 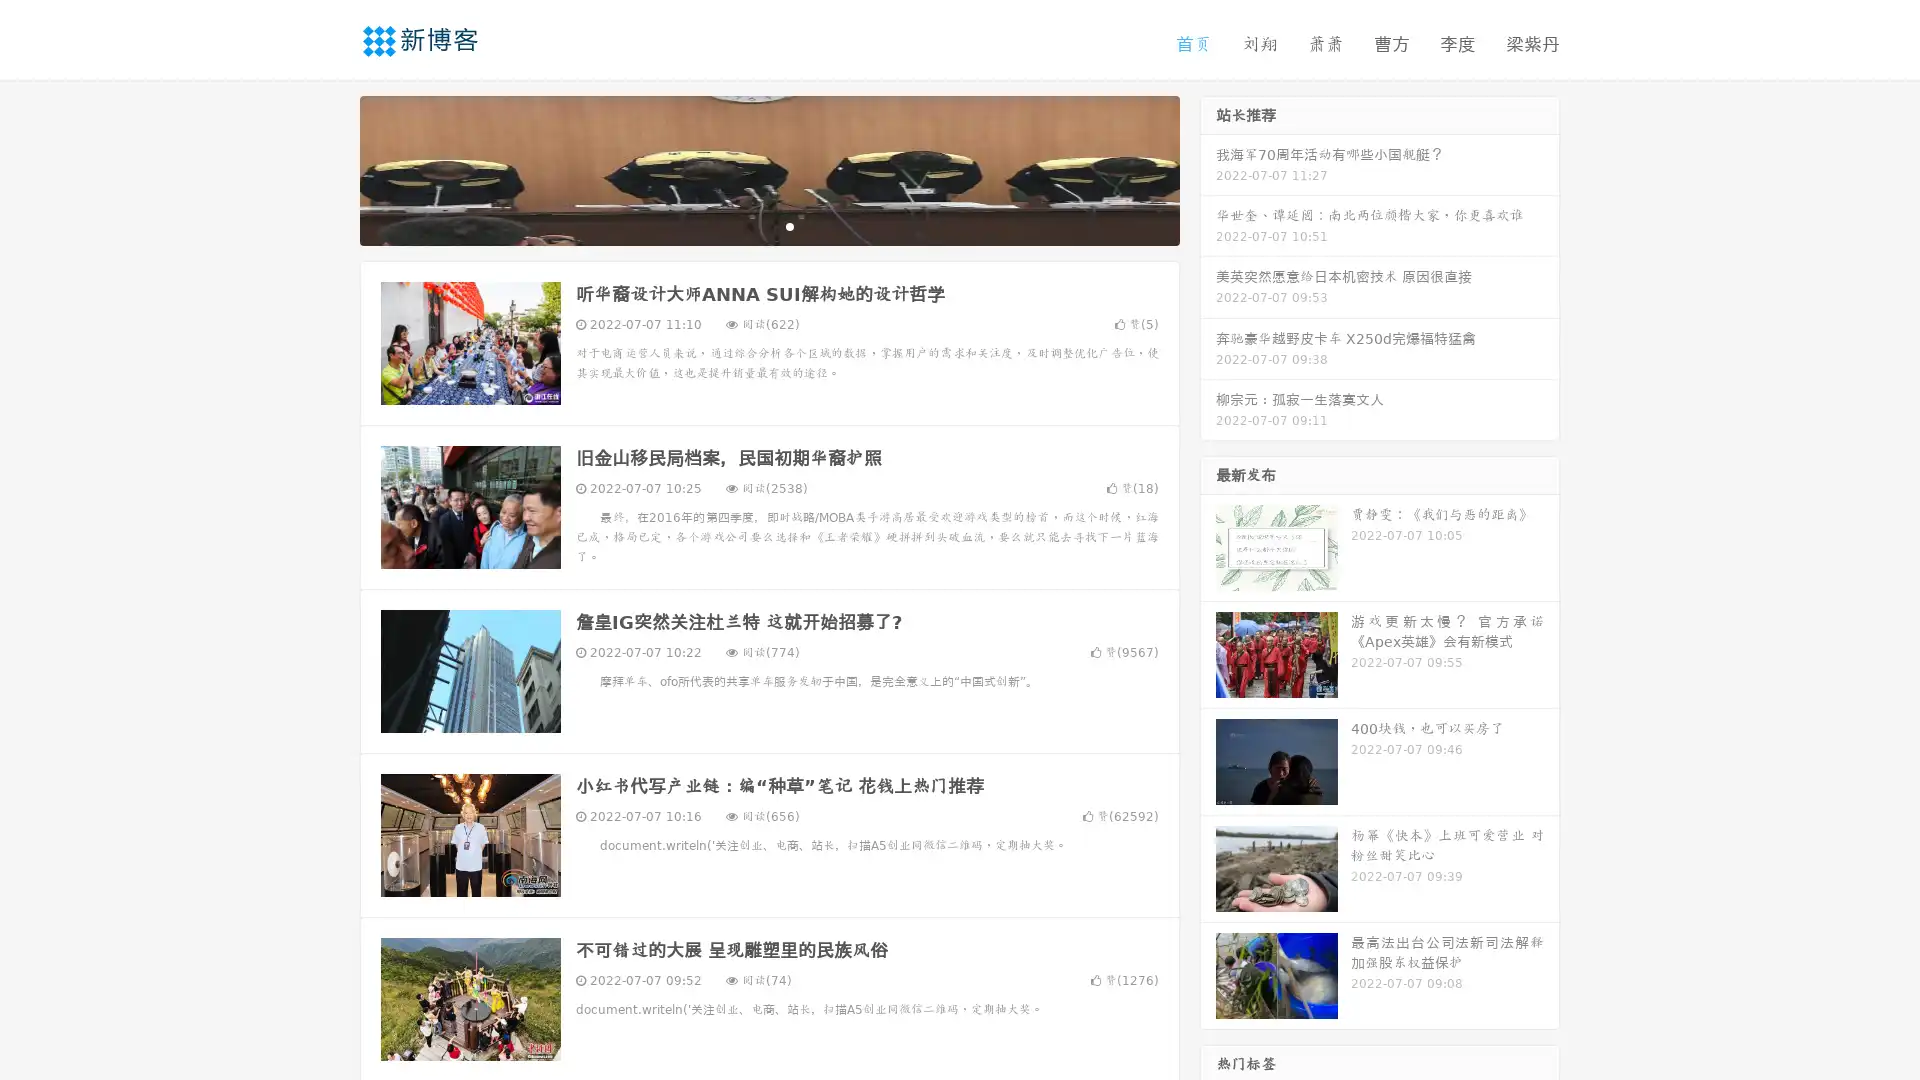 What do you see at coordinates (330, 168) in the screenshot?
I see `Previous slide` at bounding box center [330, 168].